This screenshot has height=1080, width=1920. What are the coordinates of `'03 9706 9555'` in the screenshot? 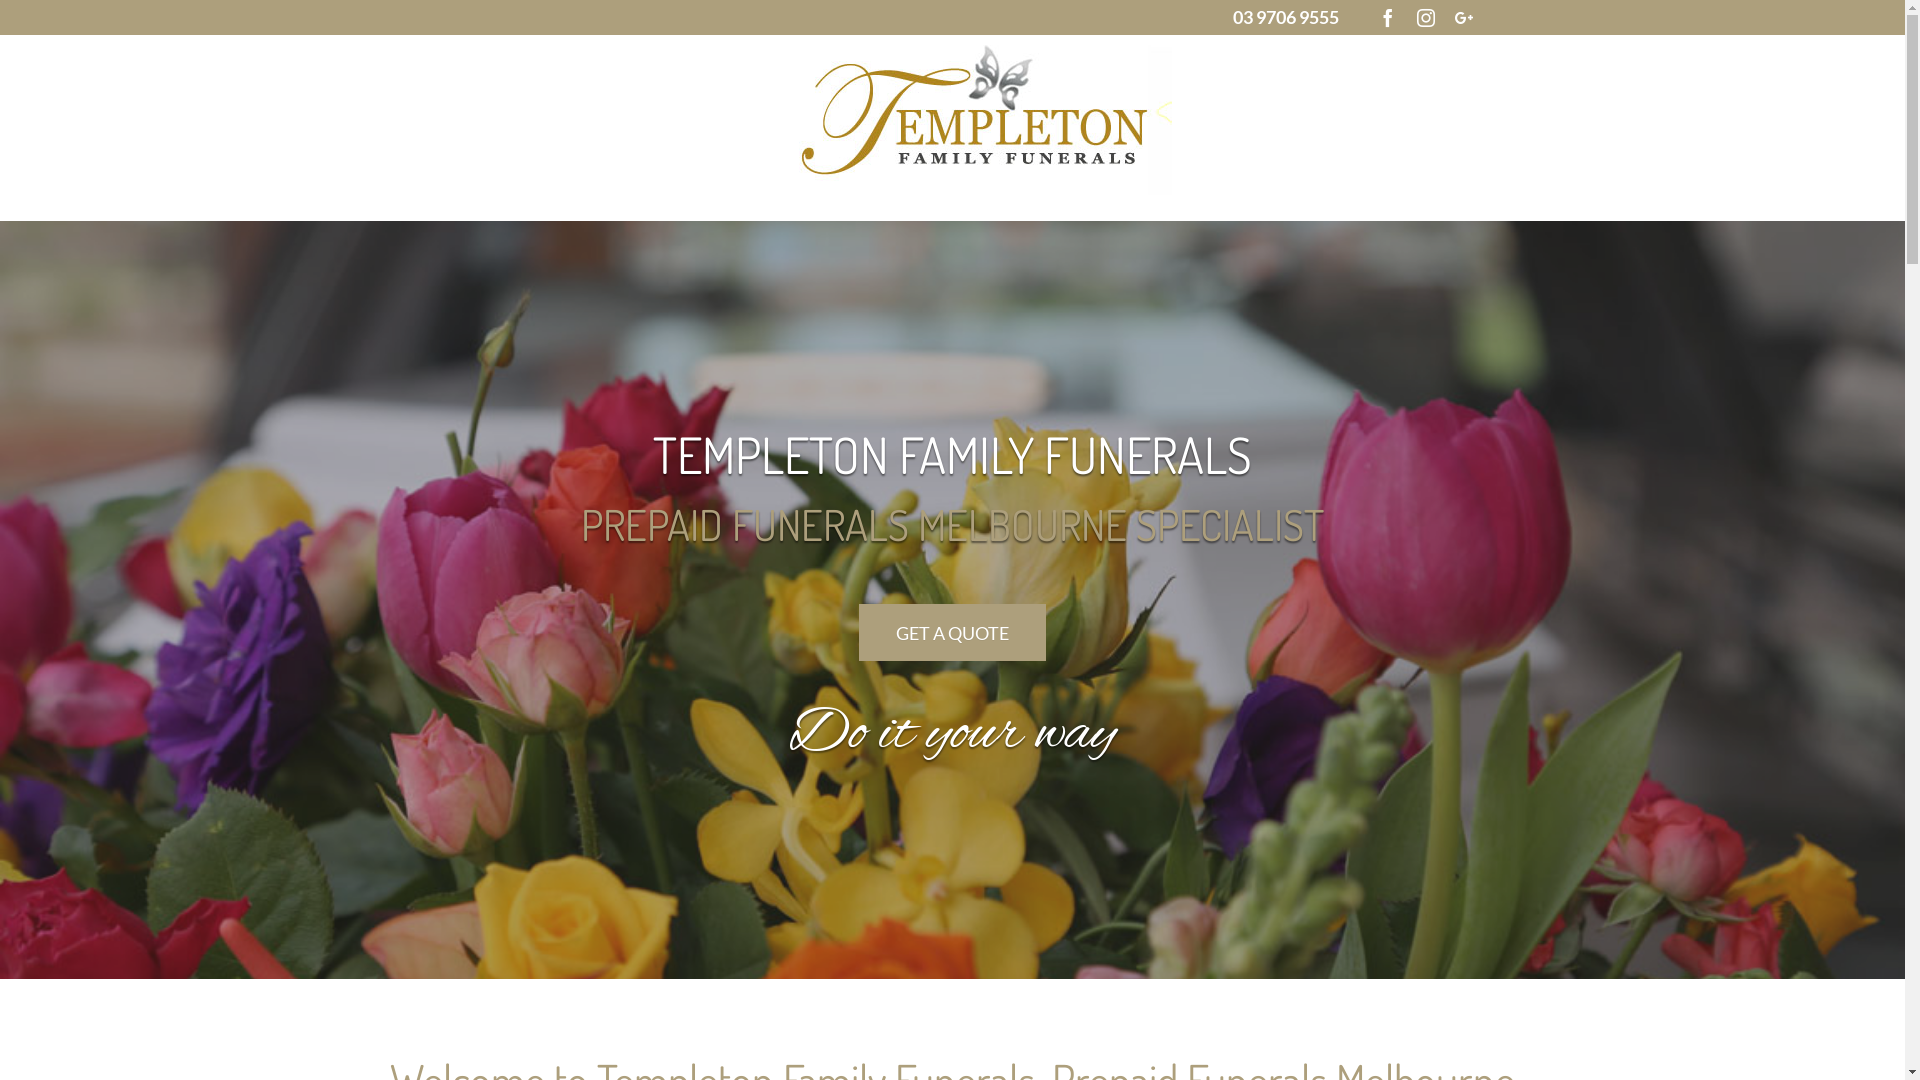 It's located at (1286, 16).